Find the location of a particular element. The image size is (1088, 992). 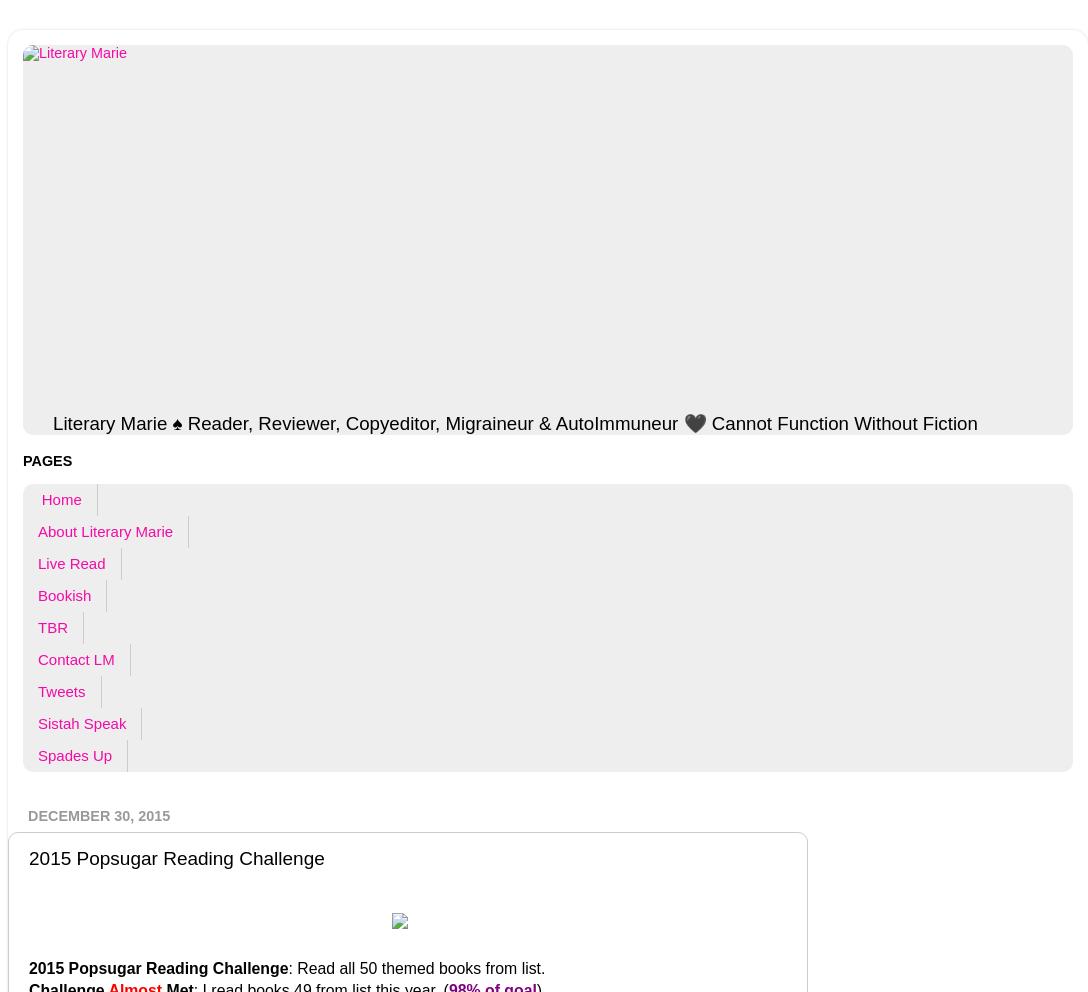

'Literary Marie ♠️ Reader, Reviewer, Copyeditor, Migraineur & AutoImmuneur 🖤 Cannot Function Without Fiction' is located at coordinates (513, 421).